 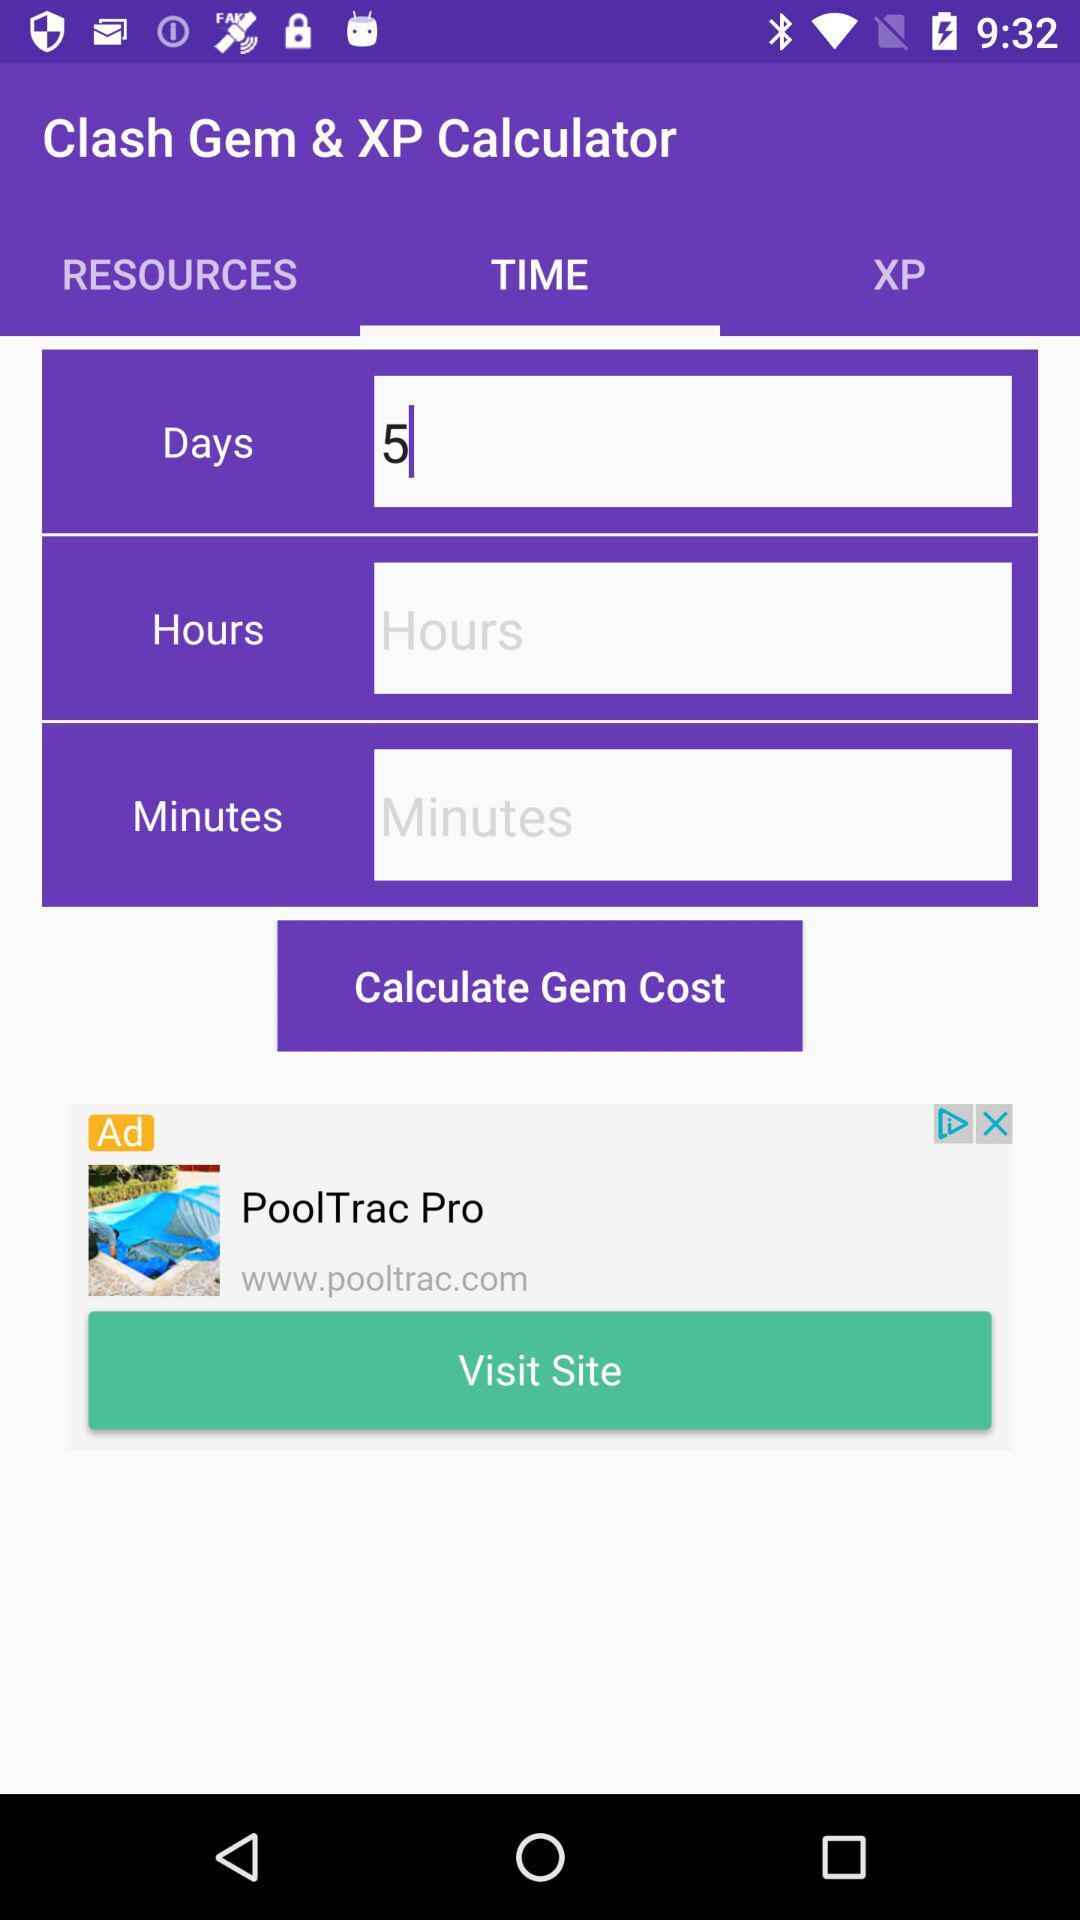 I want to click on advertising partner, so click(x=540, y=1276).